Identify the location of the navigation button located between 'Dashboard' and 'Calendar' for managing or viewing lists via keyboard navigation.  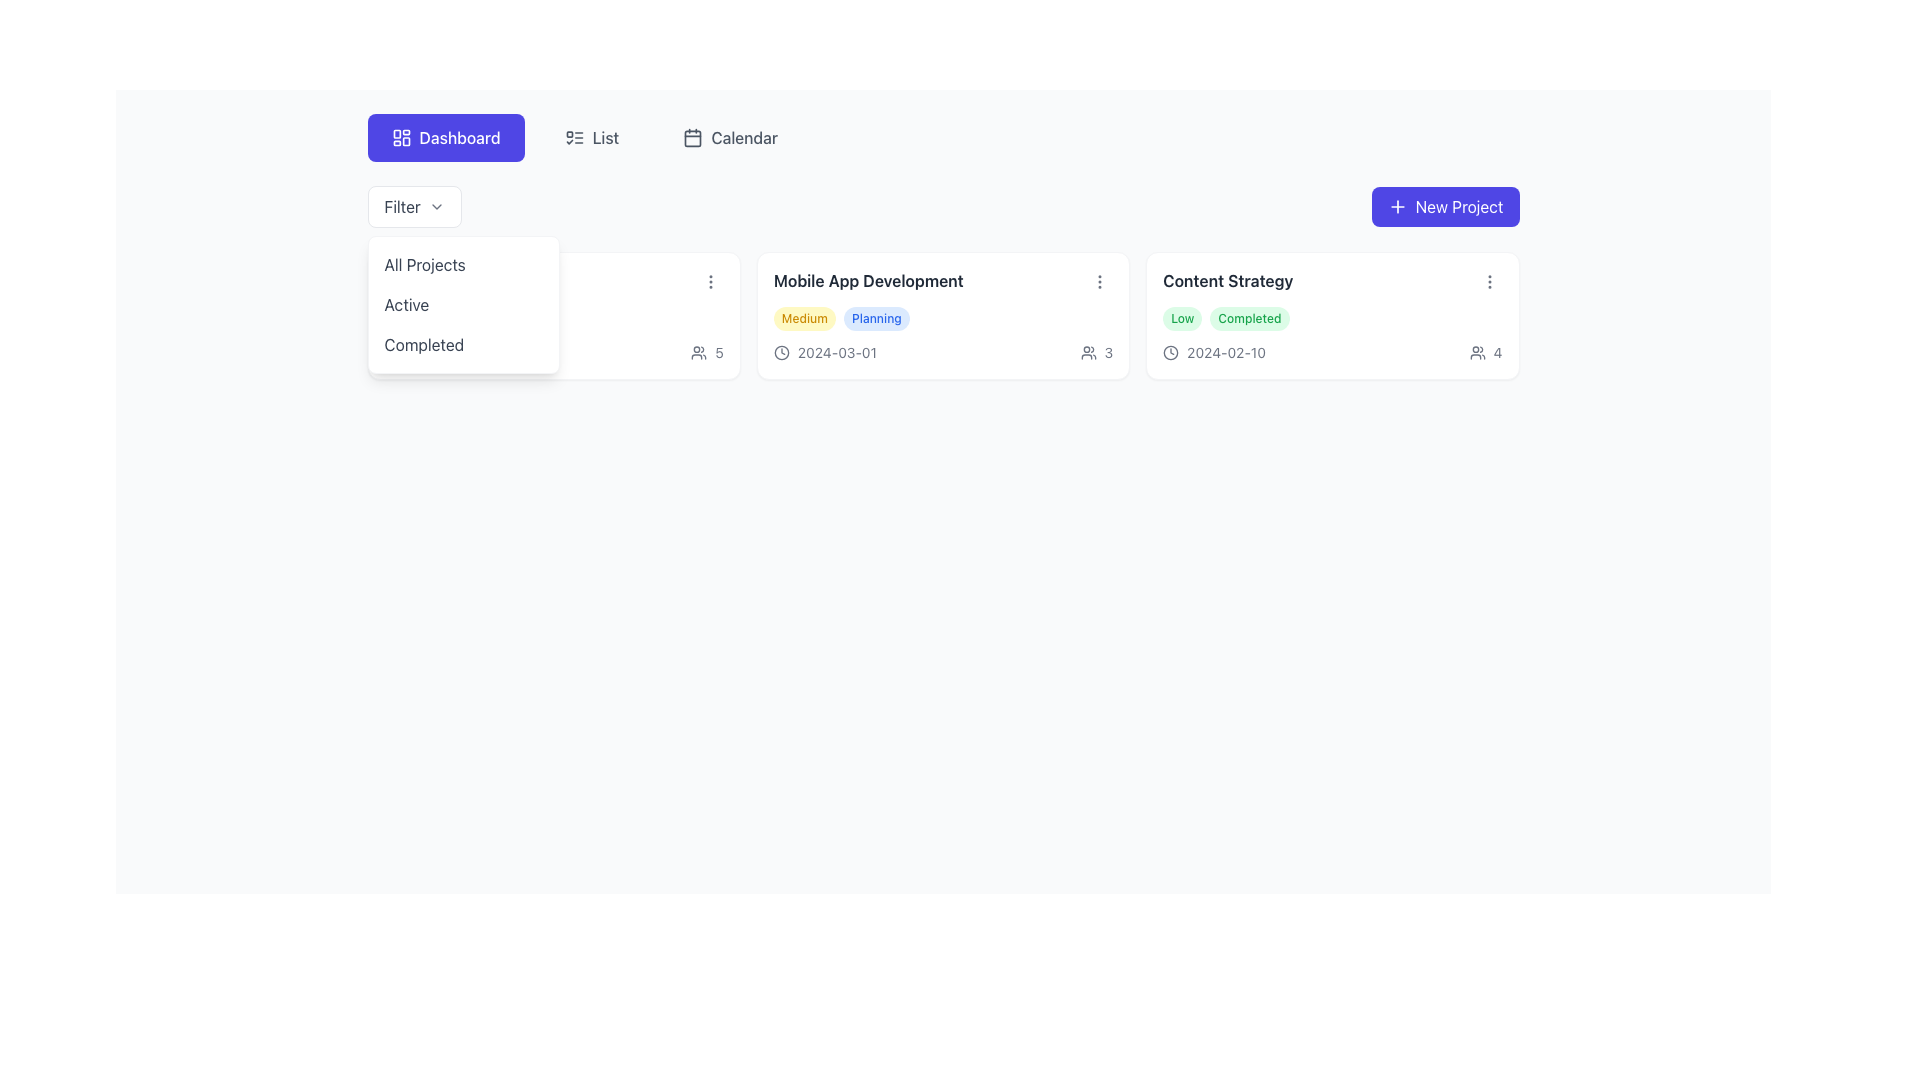
(590, 137).